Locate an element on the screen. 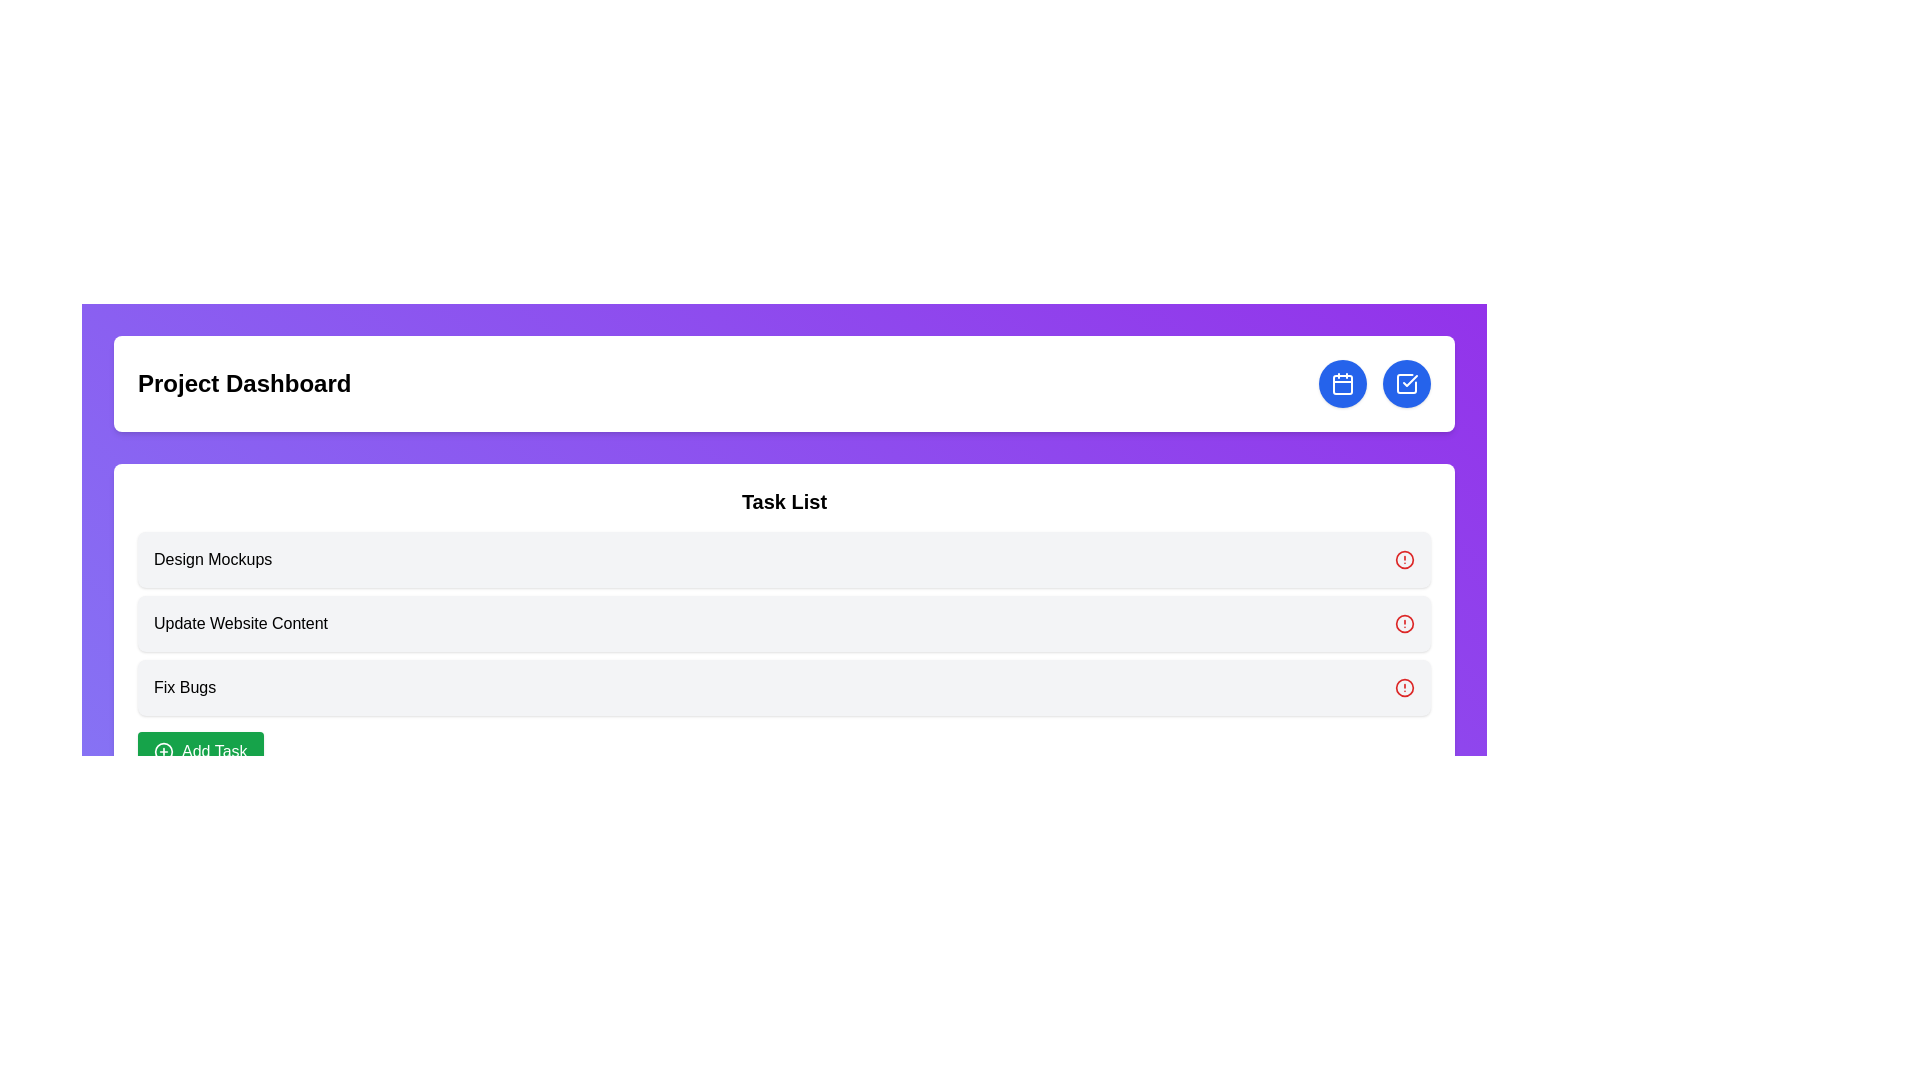 The height and width of the screenshot is (1080, 1920). the blue circular icon with a check mark inside it, located on the right side of the top bar is located at coordinates (1405, 384).